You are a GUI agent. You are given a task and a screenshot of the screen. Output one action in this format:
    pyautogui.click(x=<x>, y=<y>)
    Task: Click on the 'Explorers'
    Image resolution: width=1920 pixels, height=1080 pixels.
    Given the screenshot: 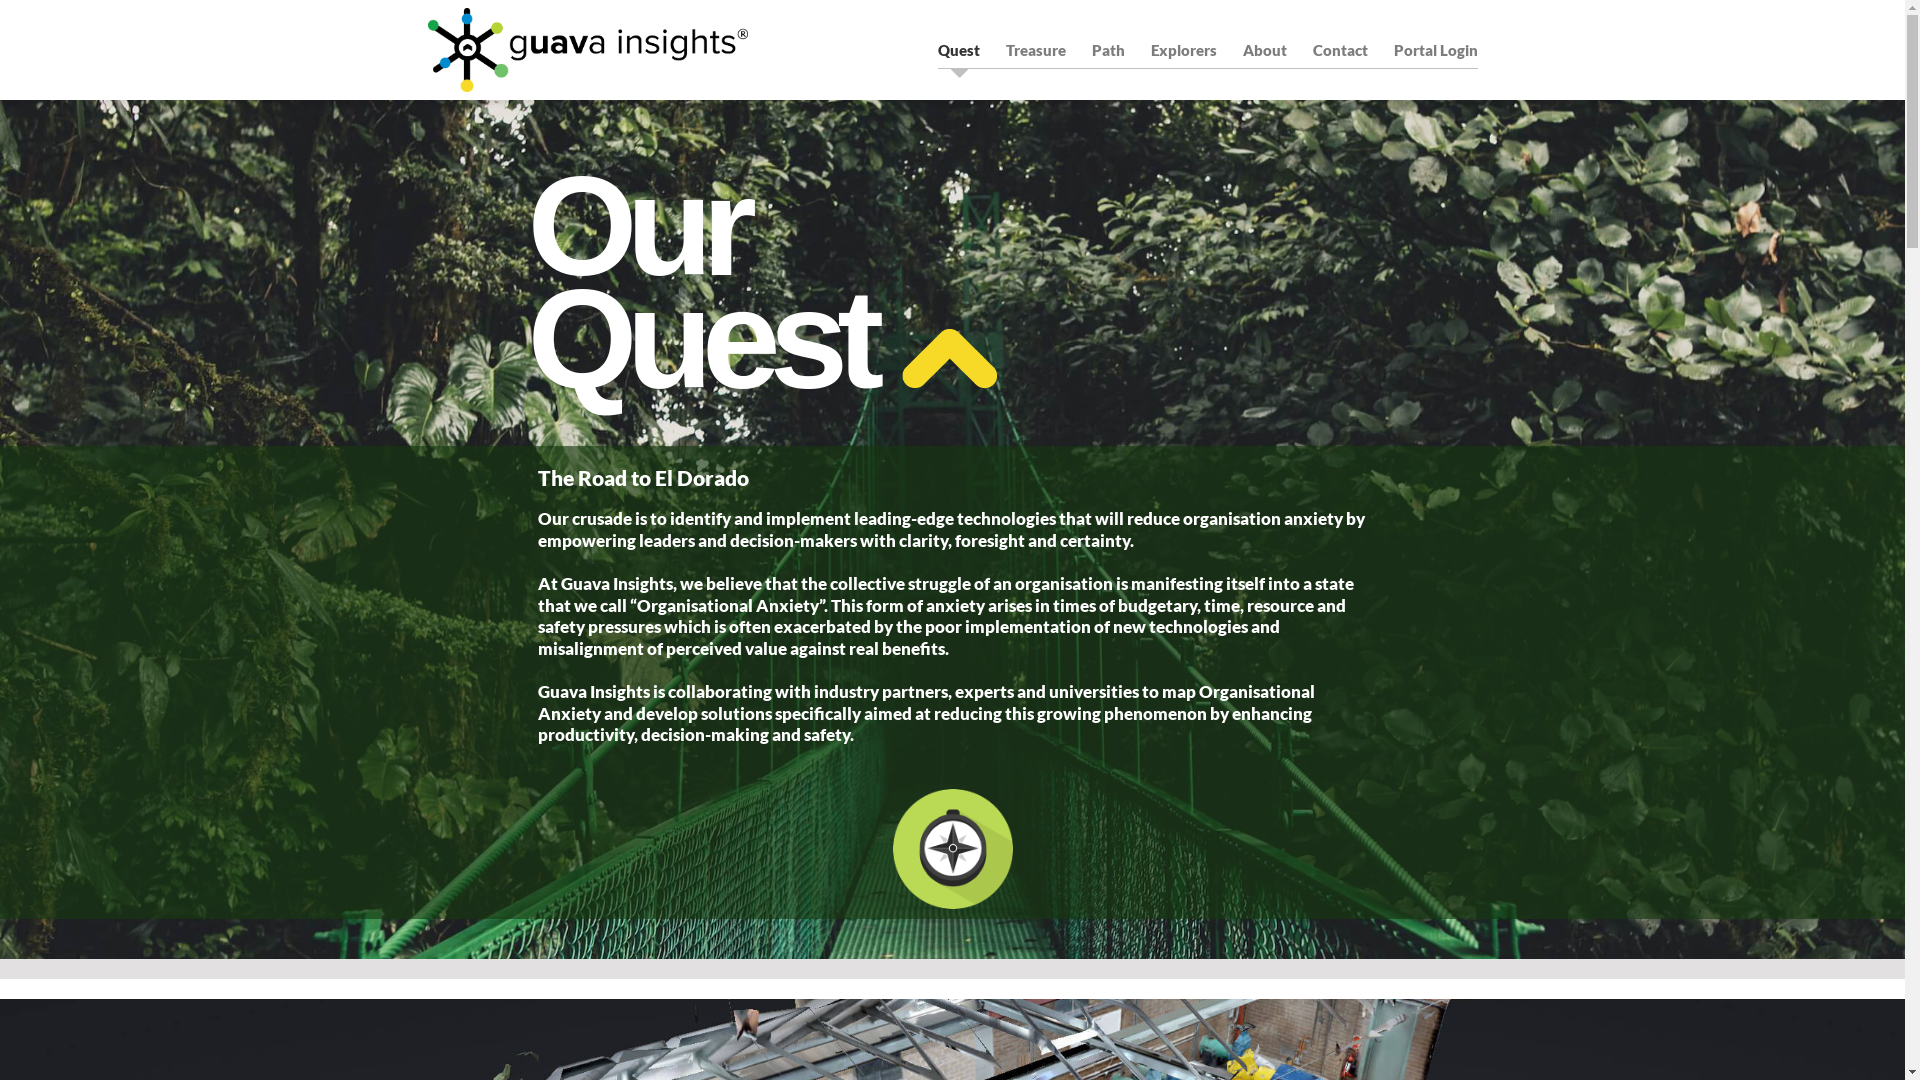 What is the action you would take?
    pyautogui.click(x=1182, y=49)
    